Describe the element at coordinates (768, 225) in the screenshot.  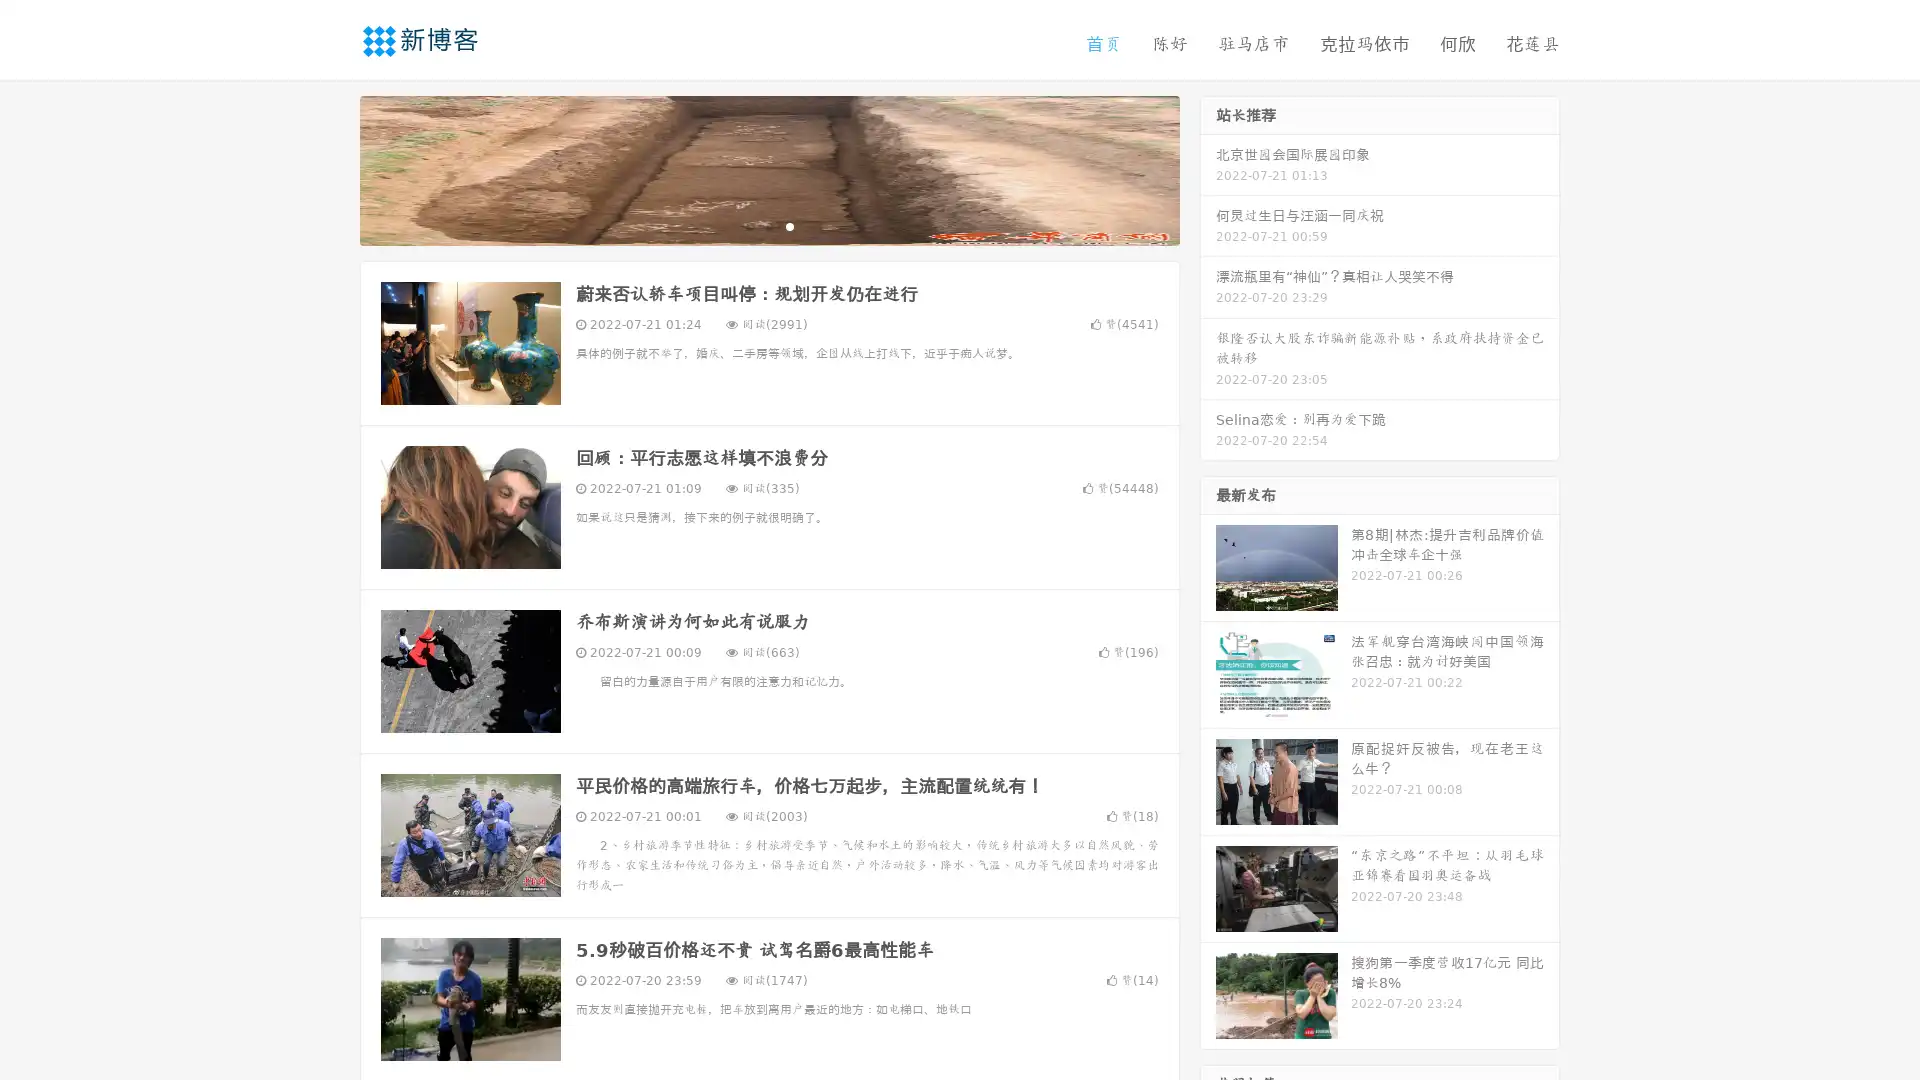
I see `Go to slide 2` at that location.